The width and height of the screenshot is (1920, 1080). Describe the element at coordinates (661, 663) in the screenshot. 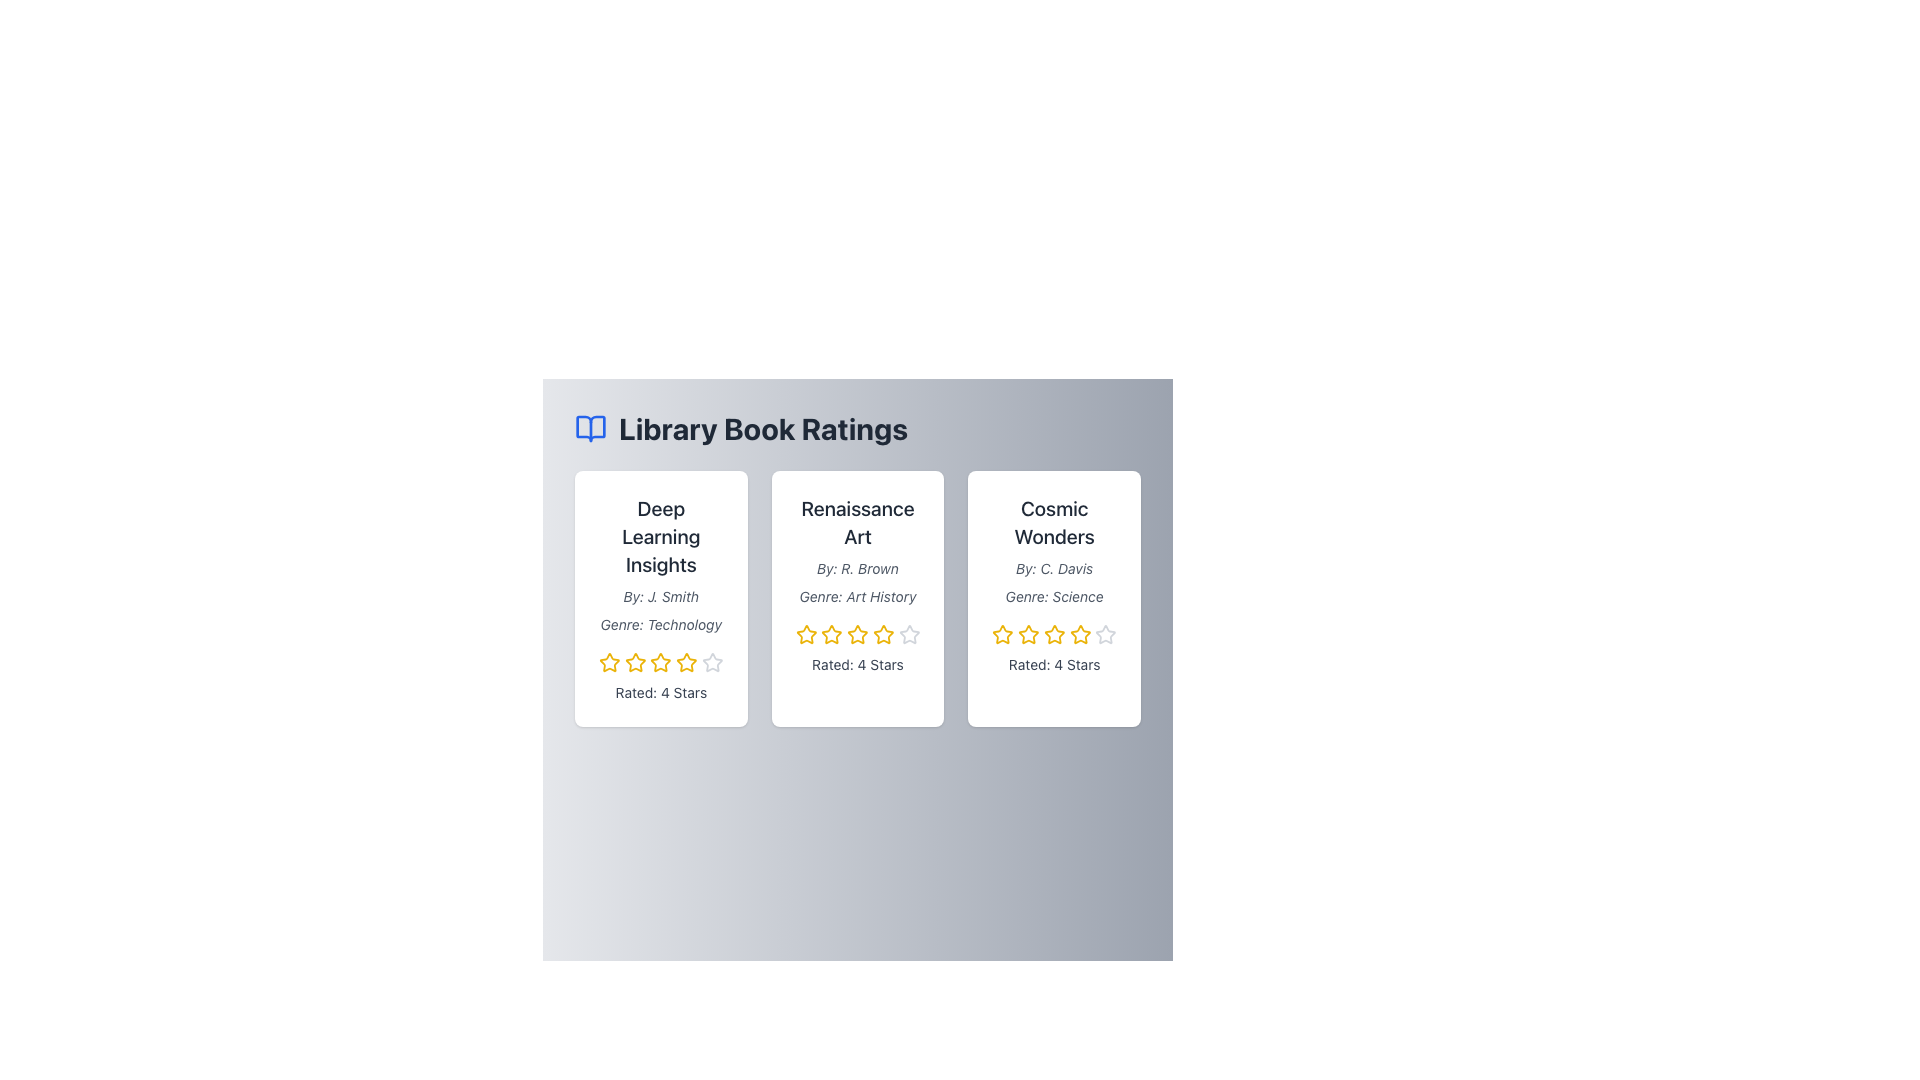

I see `the fourth star icon in the rating system under the 'Deep Learning Insights' card, which has a yellow outline and enlarges on hover` at that location.